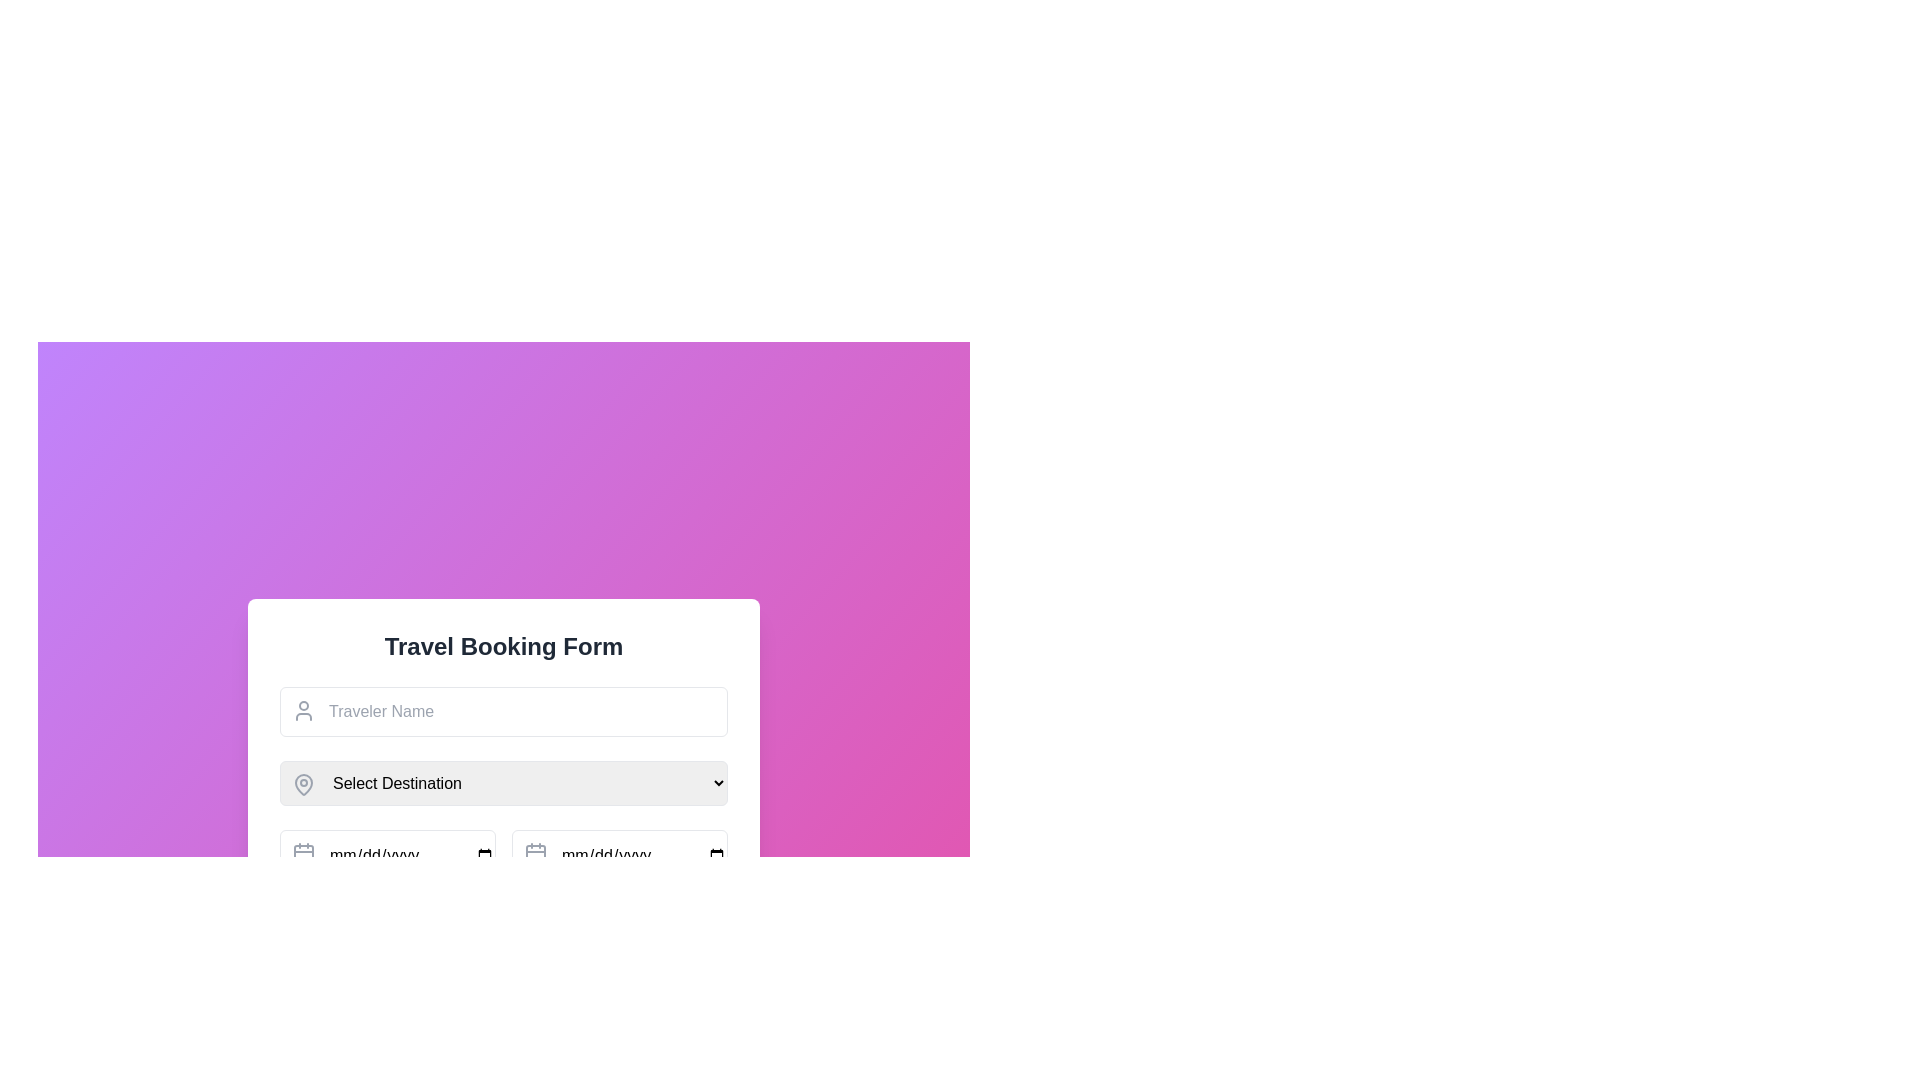 This screenshot has width=1920, height=1080. Describe the element at coordinates (536, 855) in the screenshot. I see `the calendar icon within the travel booking form, which is positioned next to the date input fields` at that location.